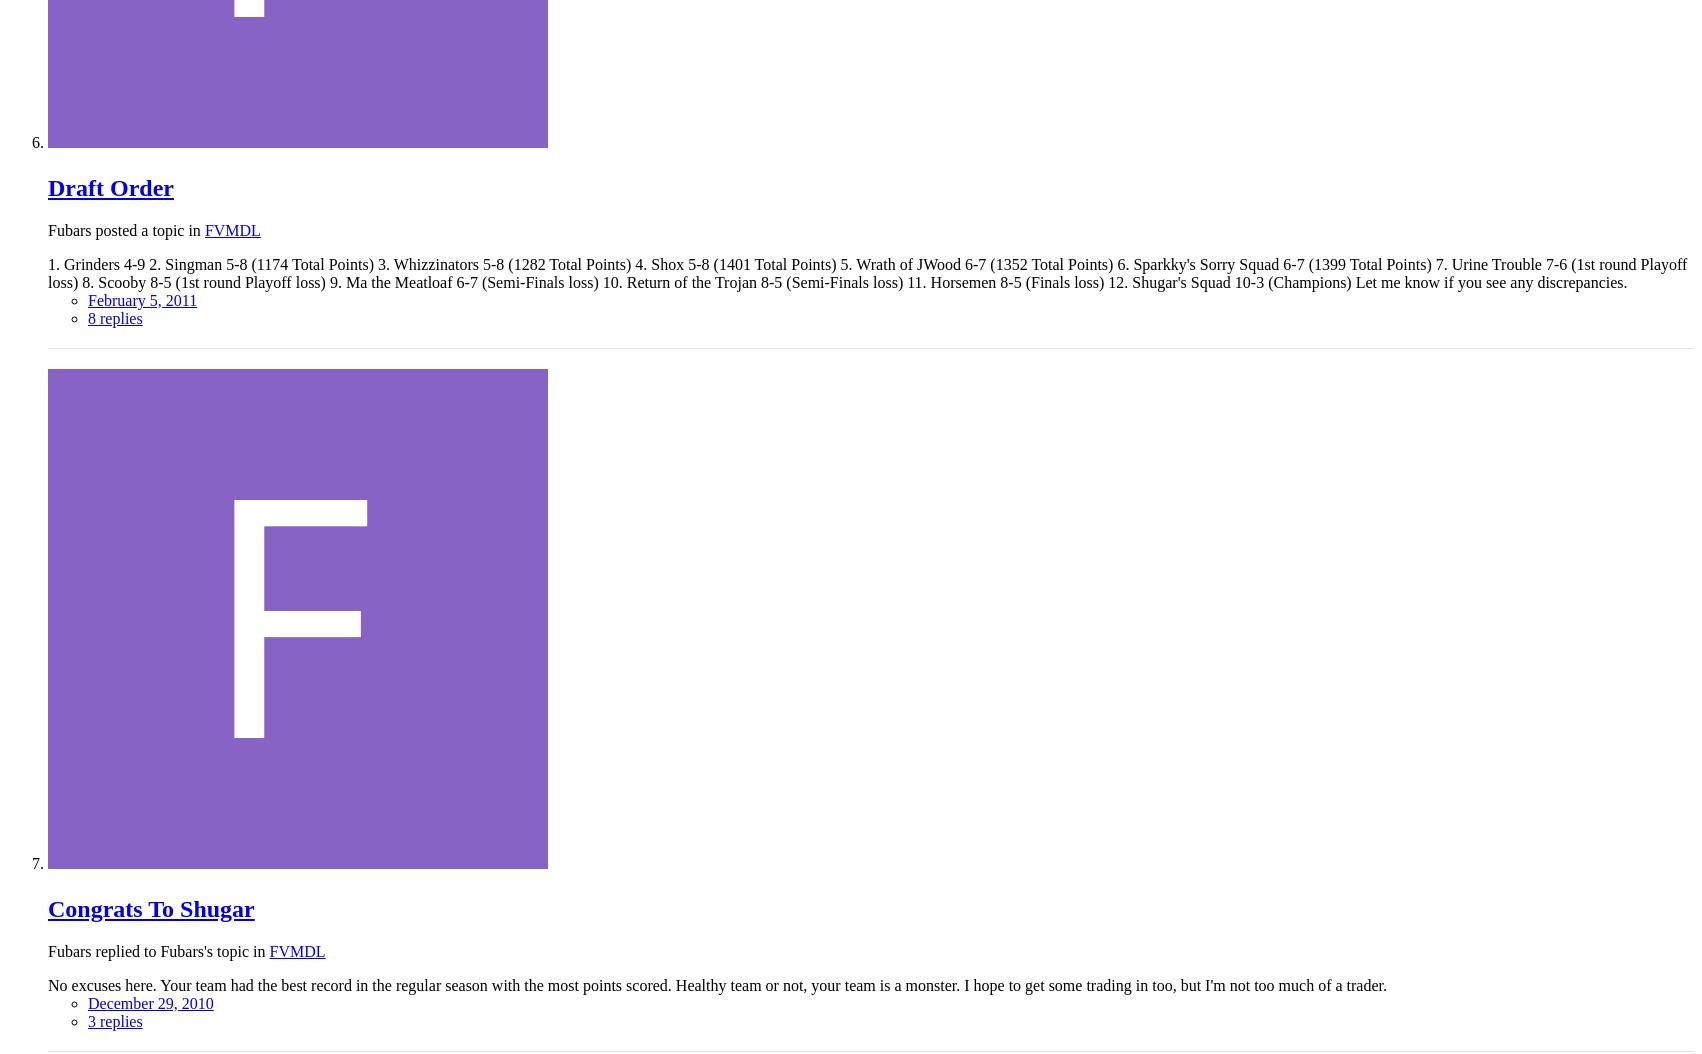  I want to click on 'Congrats To Shugar', so click(47, 907).